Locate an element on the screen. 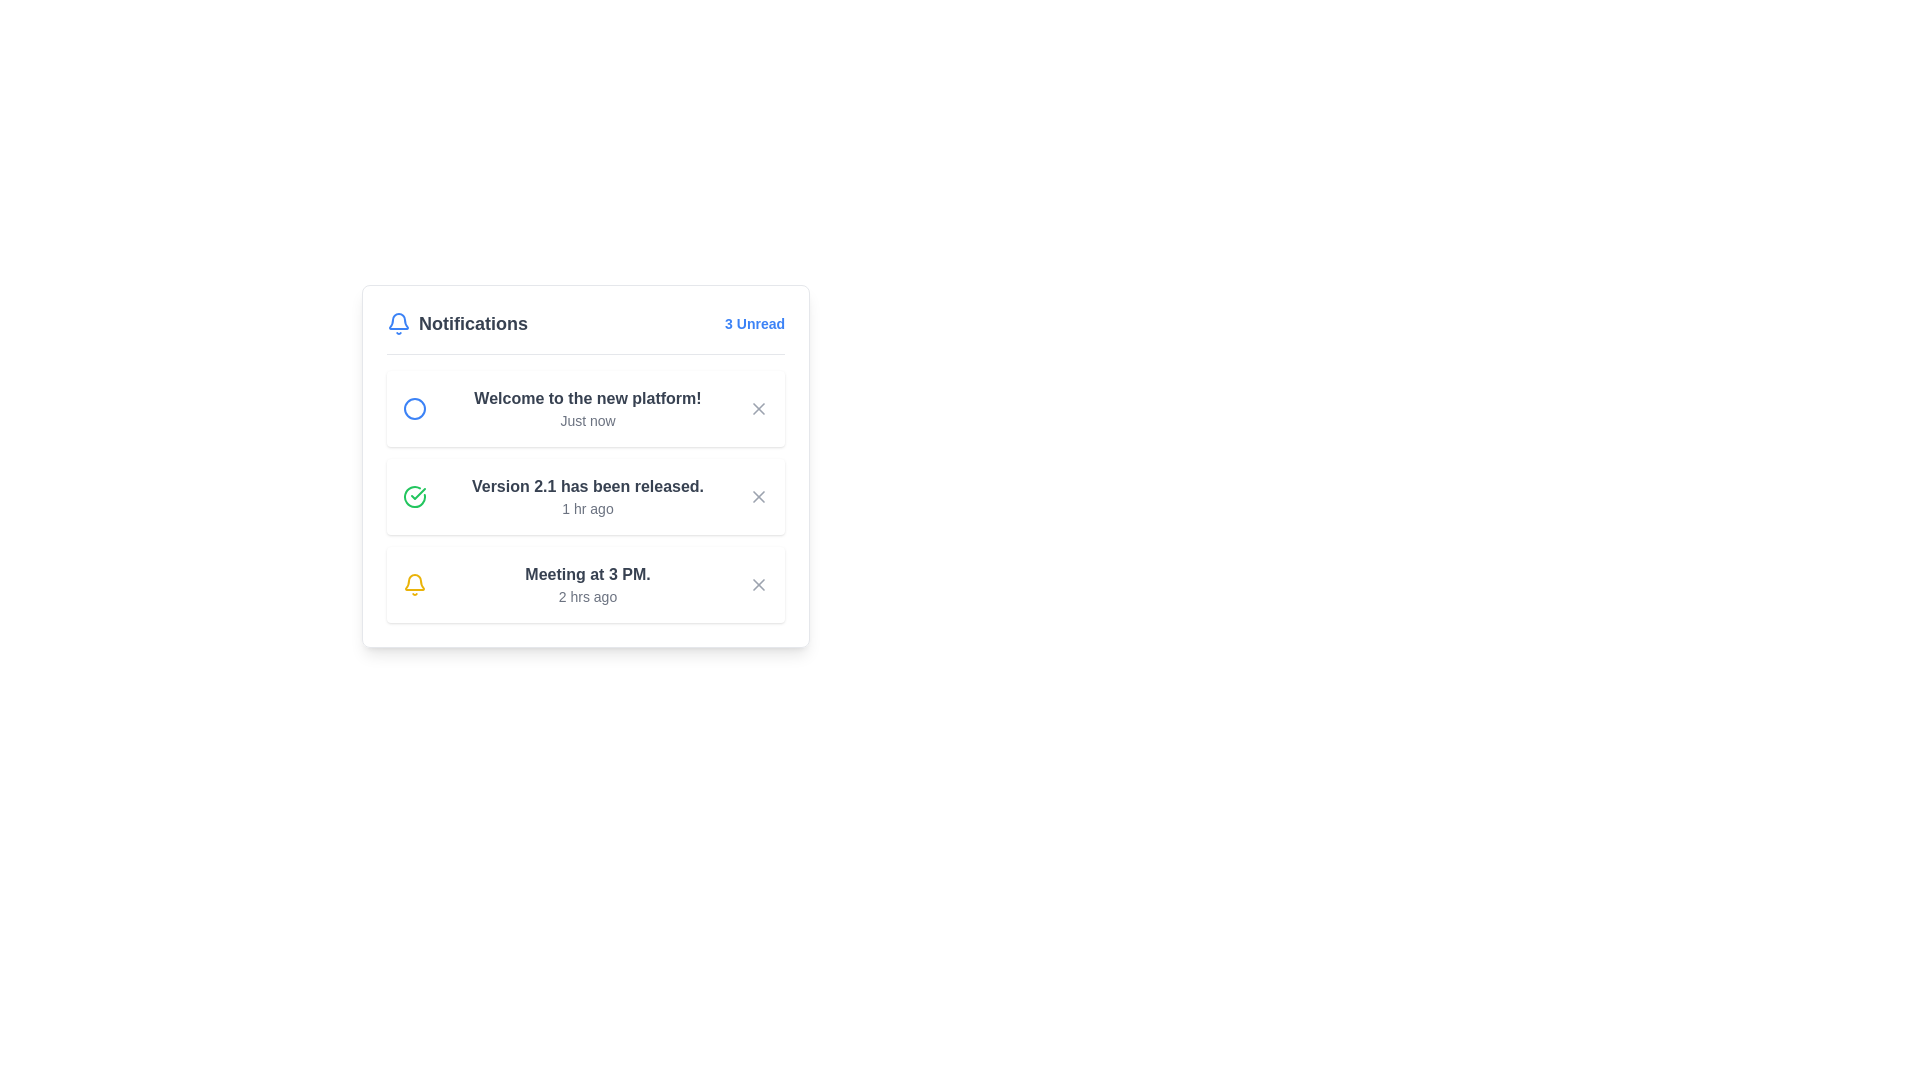 The image size is (1920, 1080). the Close or Dismiss button located on the right side of the third notification entry, next to the text 'Meeting at 3 PM' is located at coordinates (757, 585).